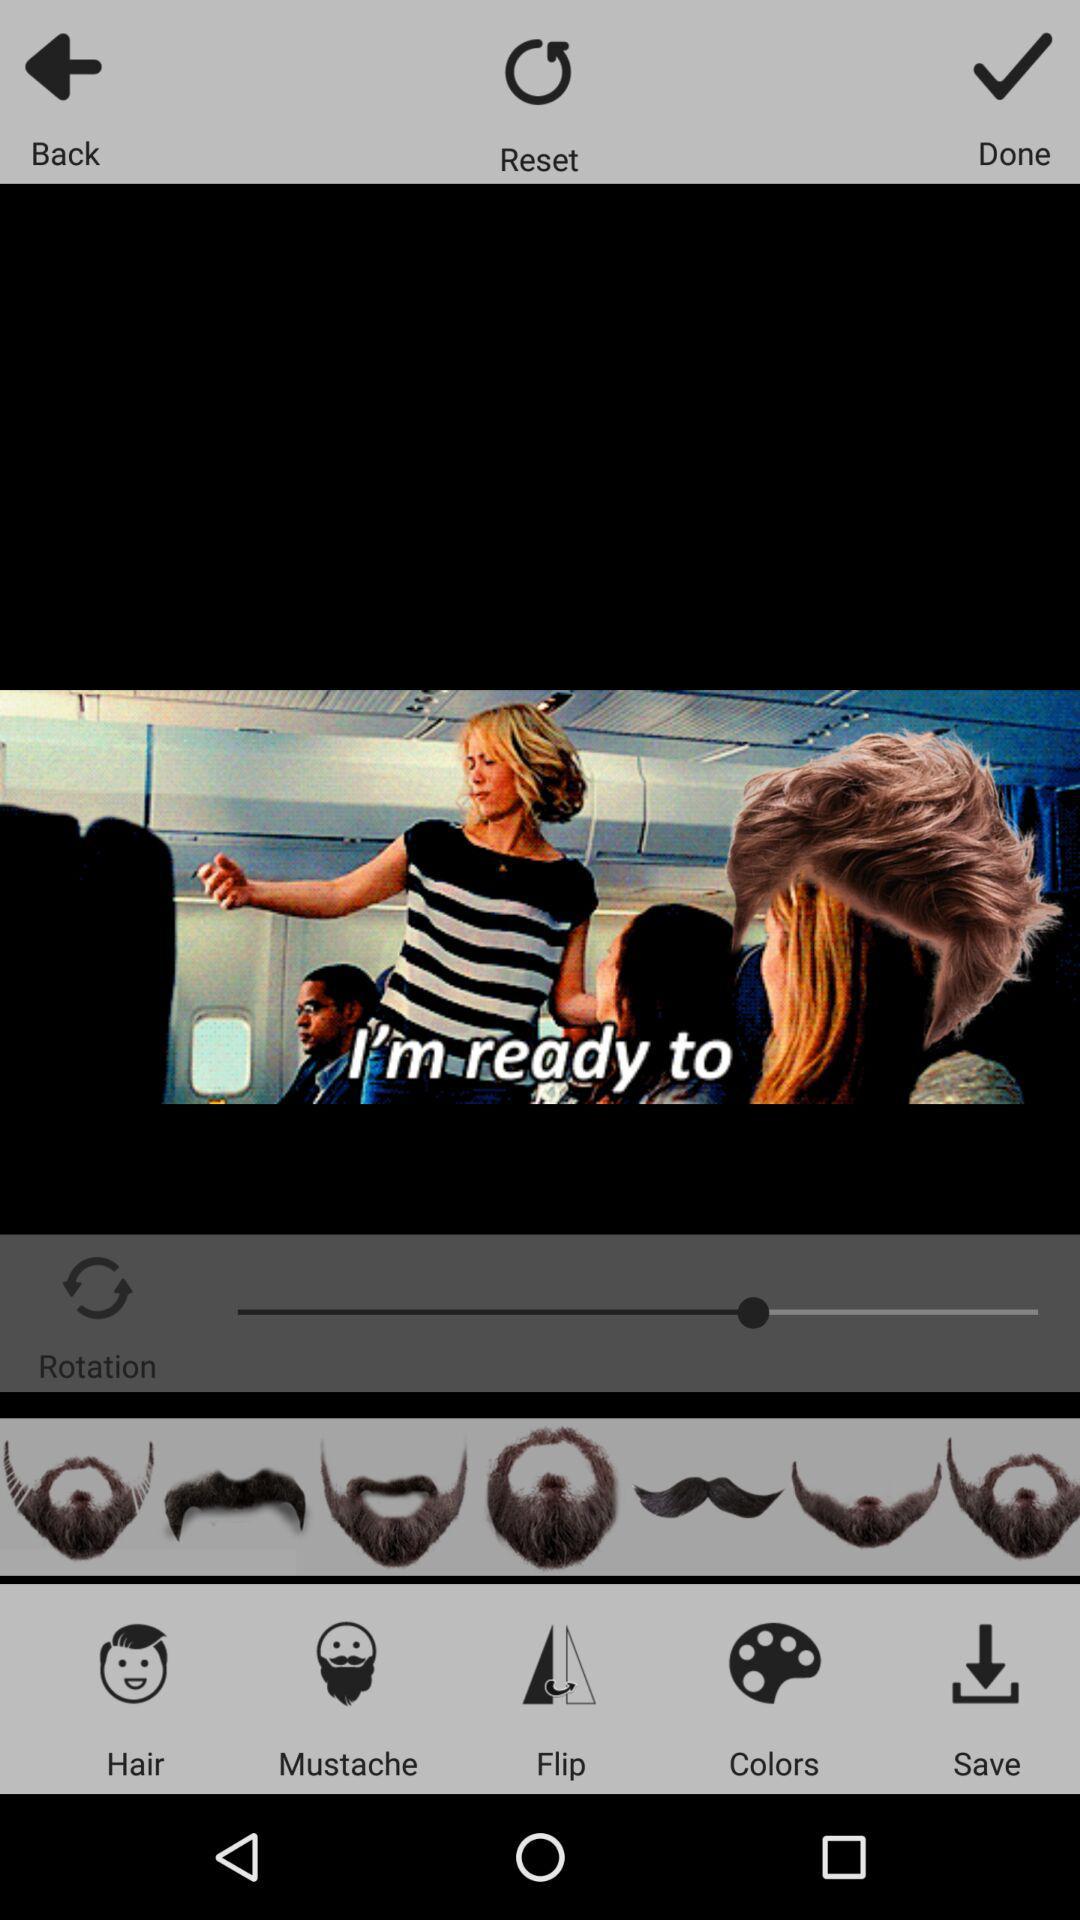 The width and height of the screenshot is (1080, 1920). What do you see at coordinates (135, 1662) in the screenshot?
I see `change hair option` at bounding box center [135, 1662].